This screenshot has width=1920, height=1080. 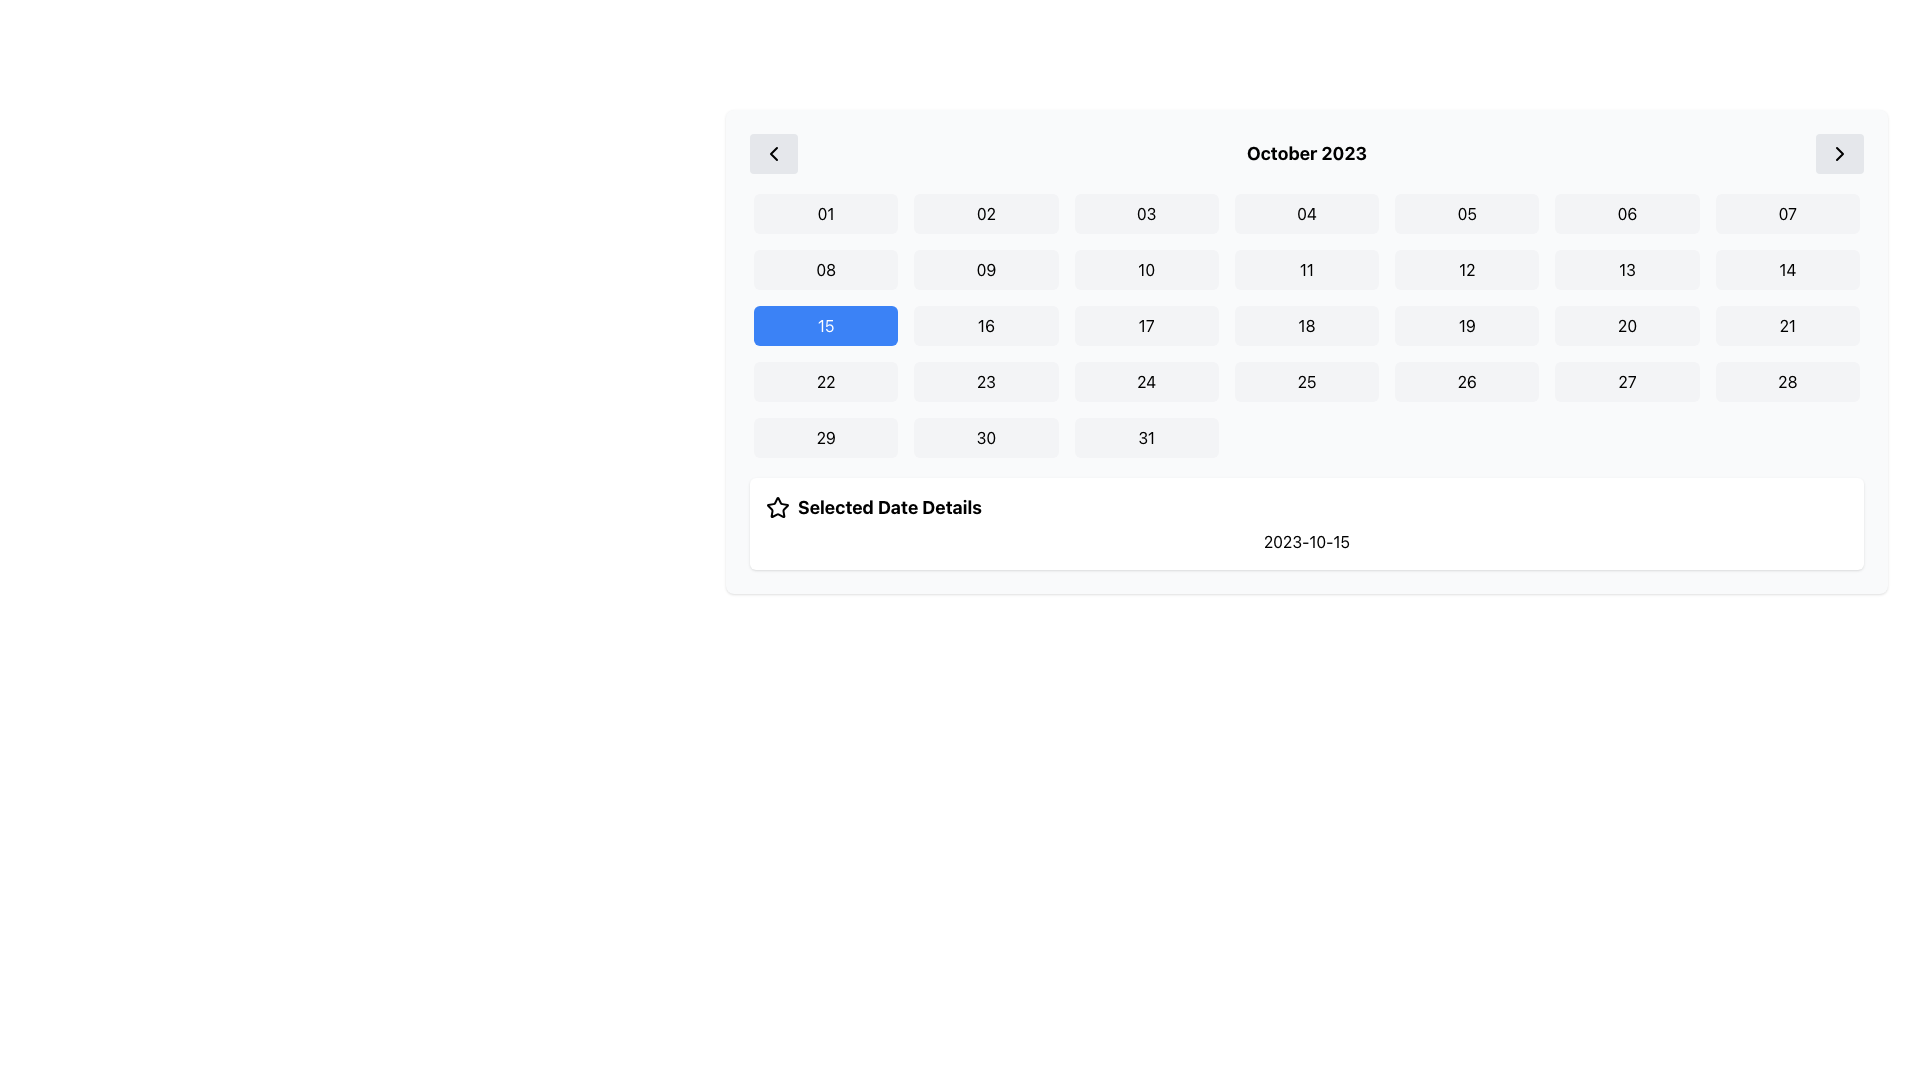 I want to click on the '26' button in the October 2023 calendar, so click(x=1467, y=381).